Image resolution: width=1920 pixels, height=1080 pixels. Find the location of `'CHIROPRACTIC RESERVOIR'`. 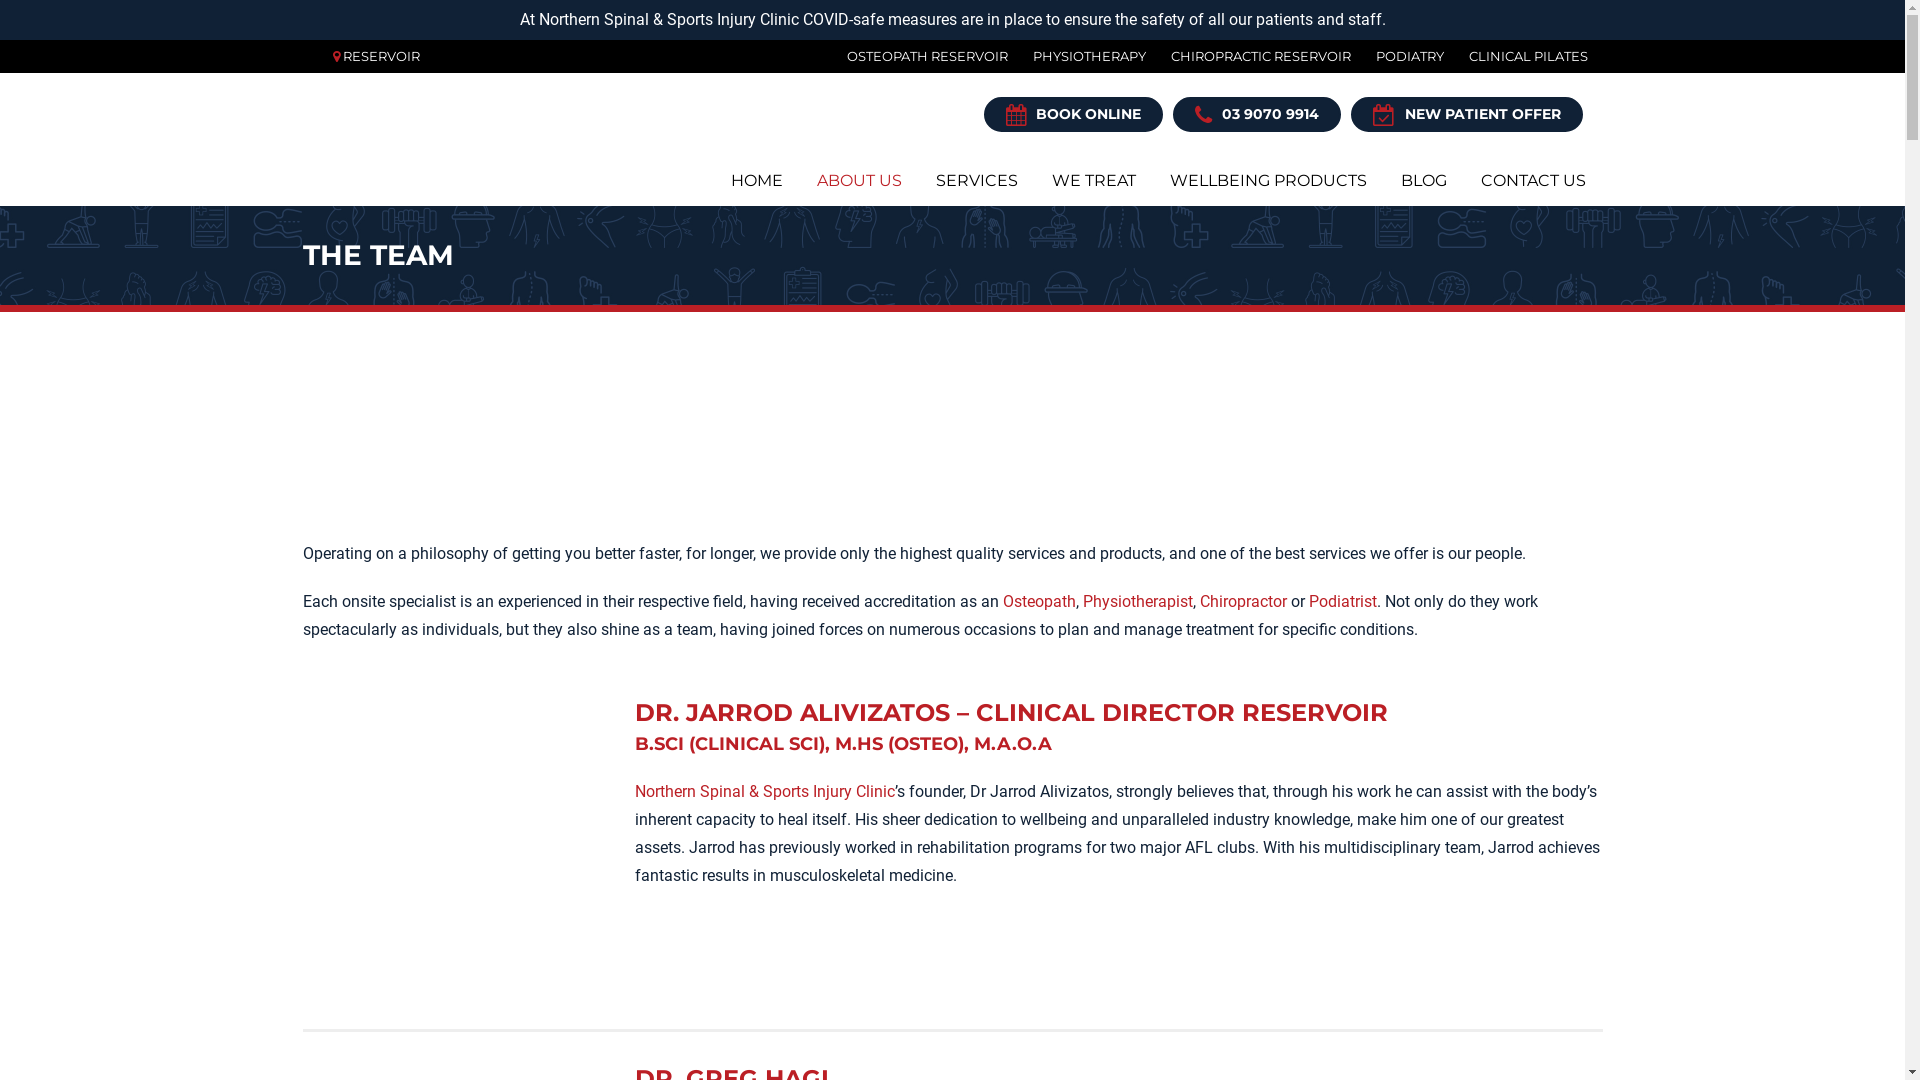

'CHIROPRACTIC RESERVOIR' is located at coordinates (1247, 55).